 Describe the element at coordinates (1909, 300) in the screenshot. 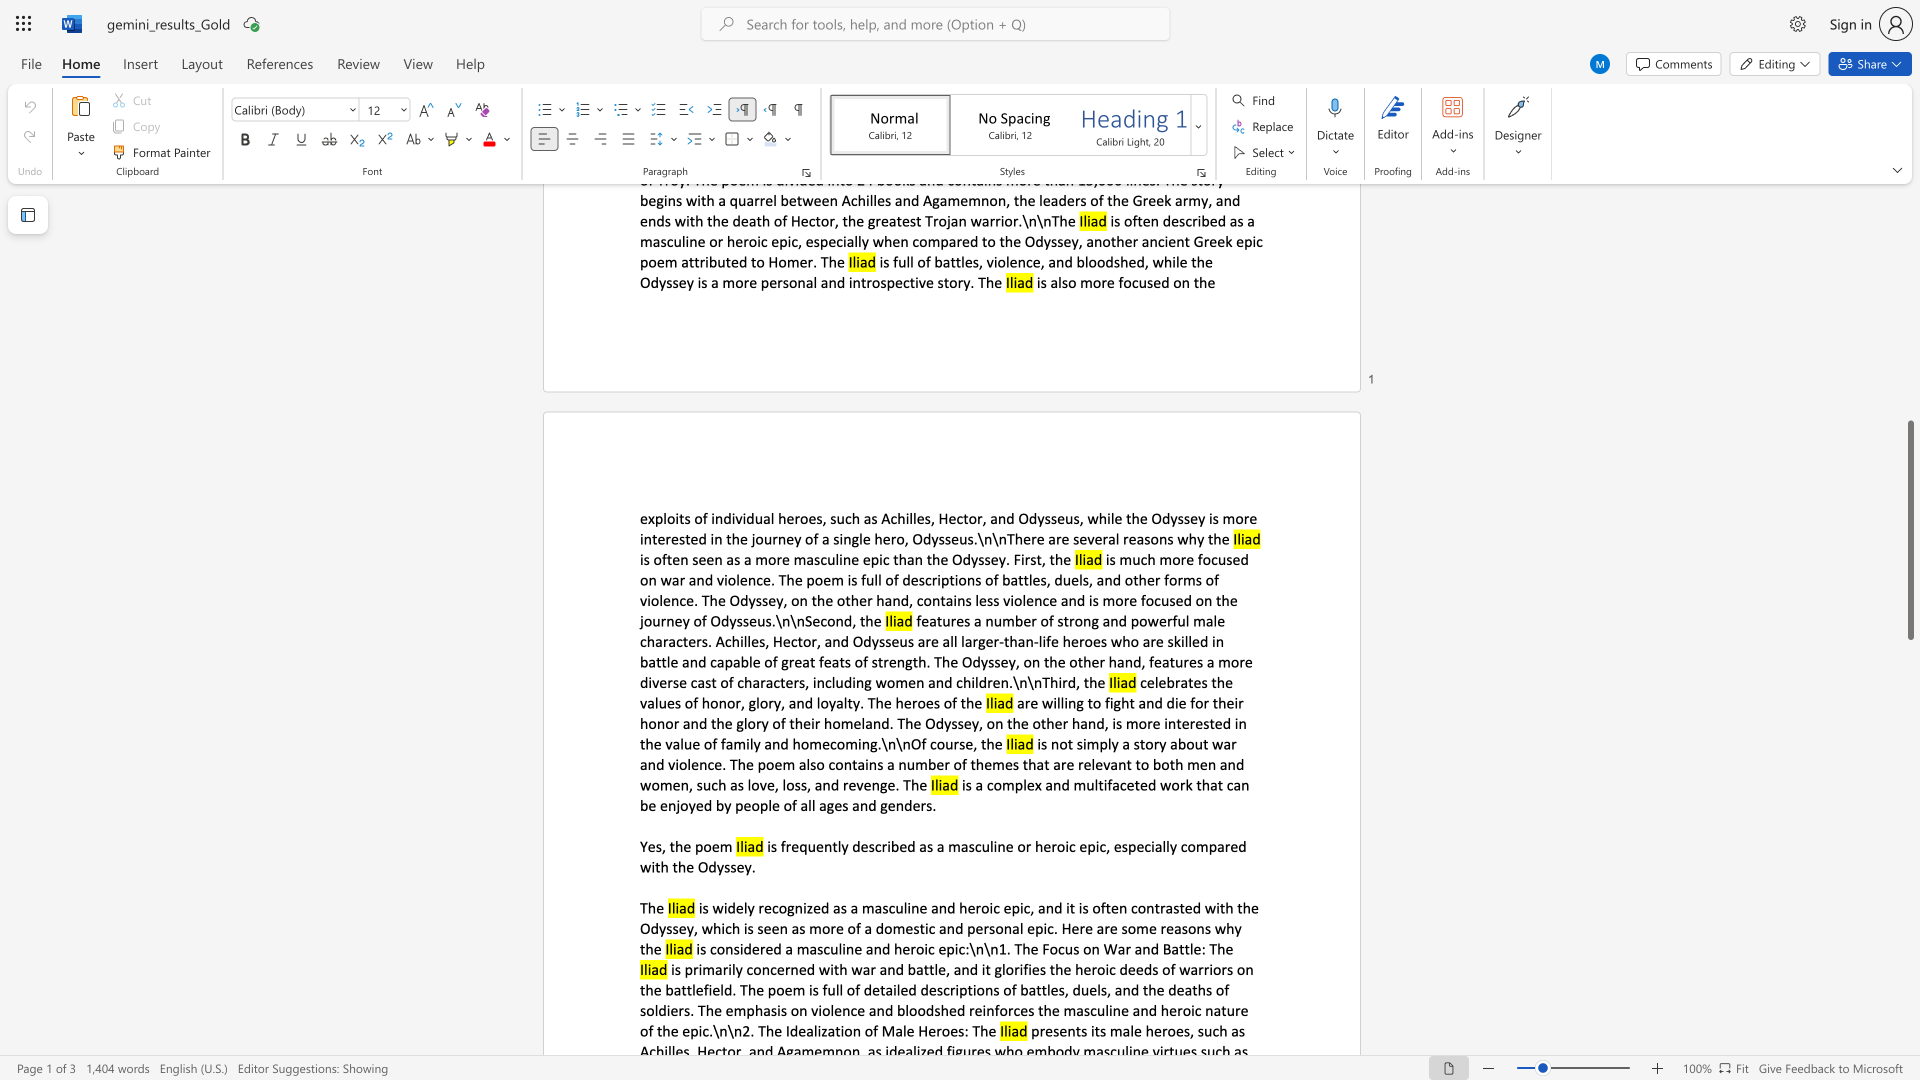

I see `the scrollbar to move the content higher` at that location.